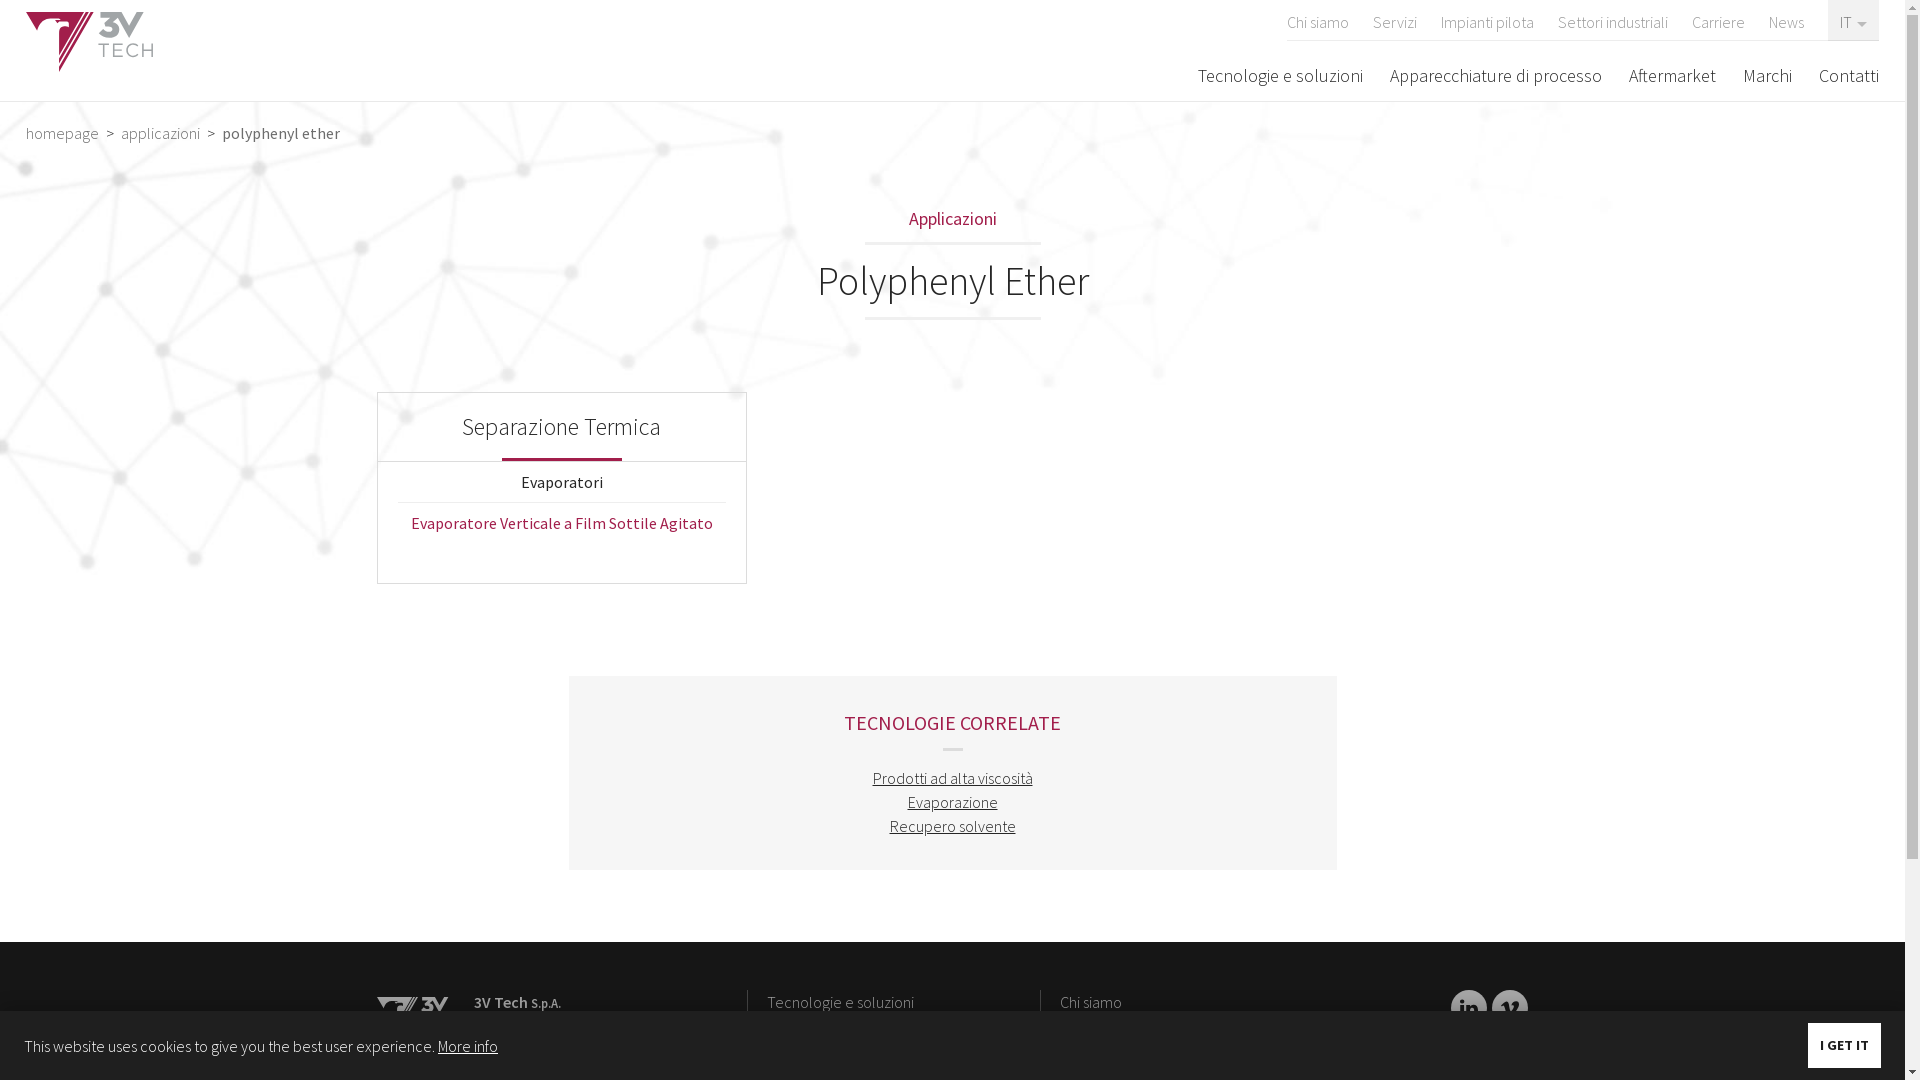  What do you see at coordinates (1496, 73) in the screenshot?
I see `'Apparecchiature di processo'` at bounding box center [1496, 73].